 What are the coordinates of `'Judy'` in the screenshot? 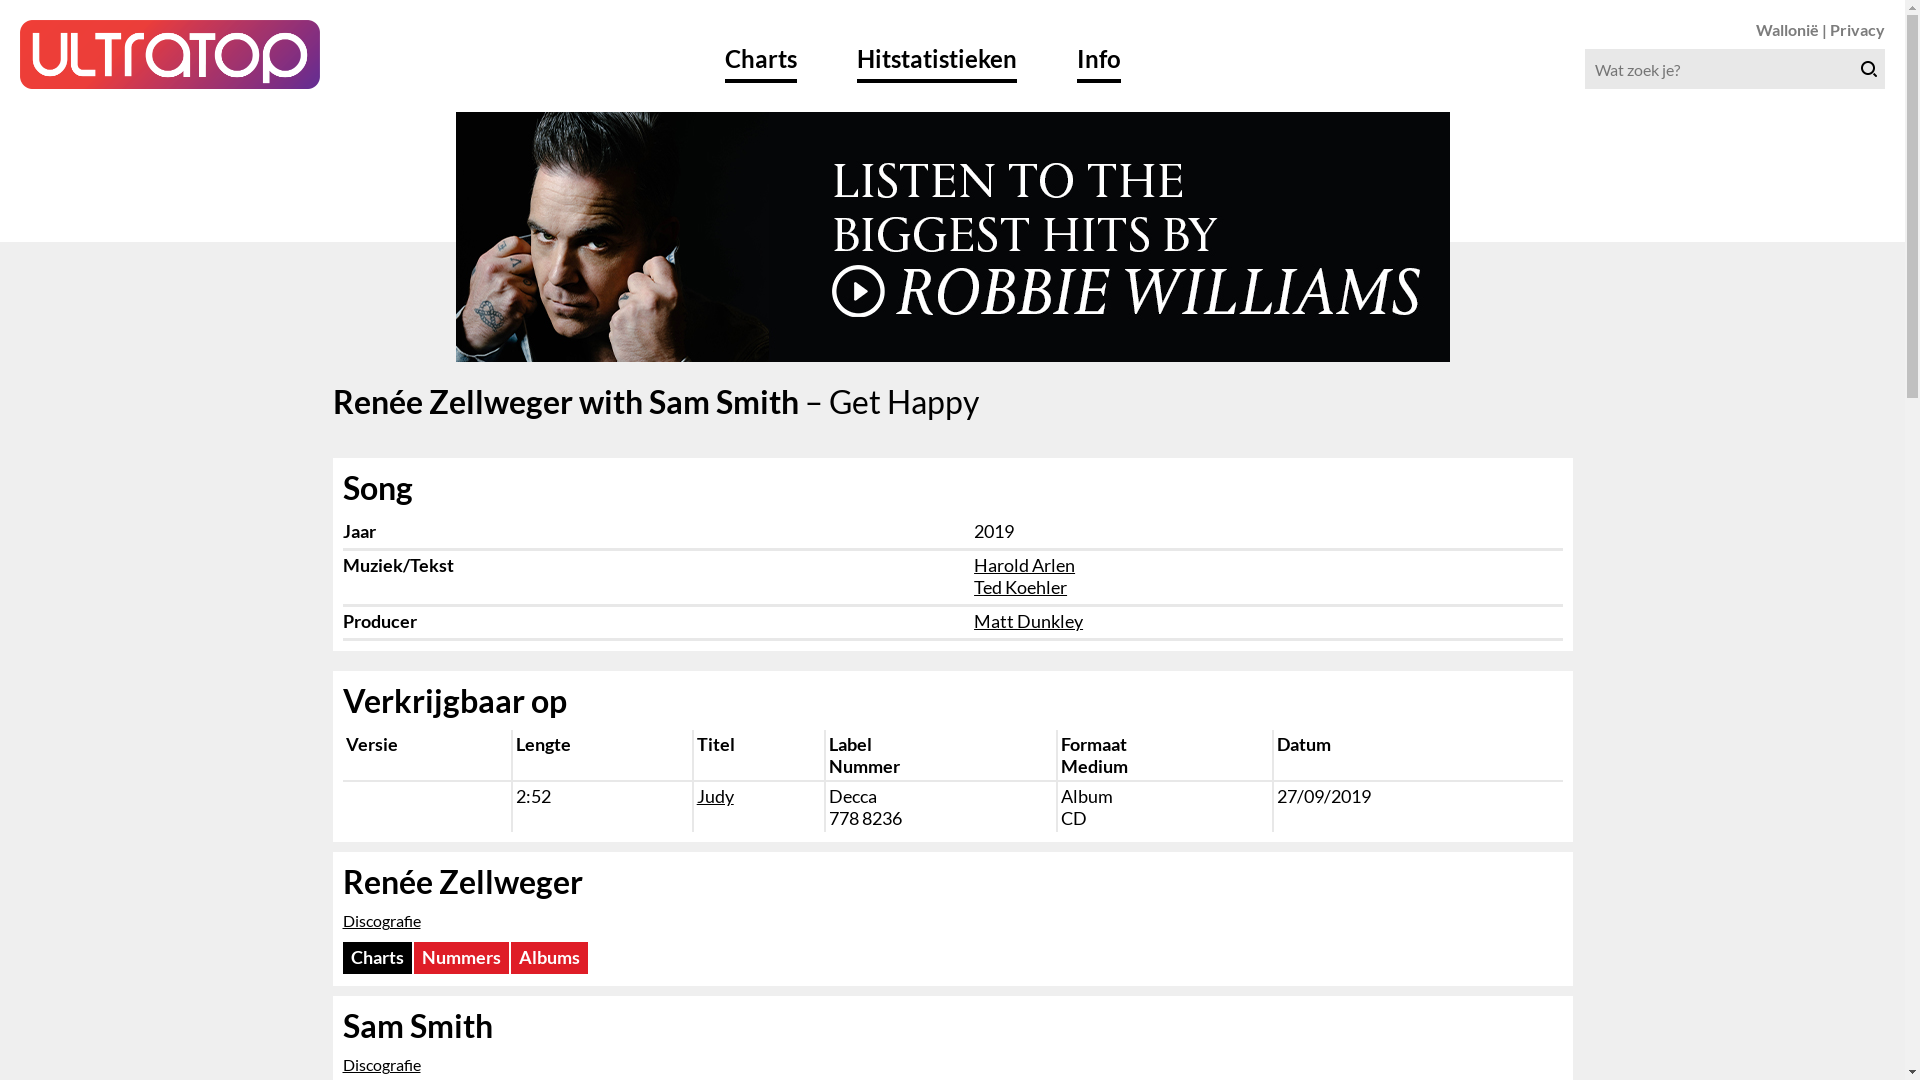 It's located at (715, 794).